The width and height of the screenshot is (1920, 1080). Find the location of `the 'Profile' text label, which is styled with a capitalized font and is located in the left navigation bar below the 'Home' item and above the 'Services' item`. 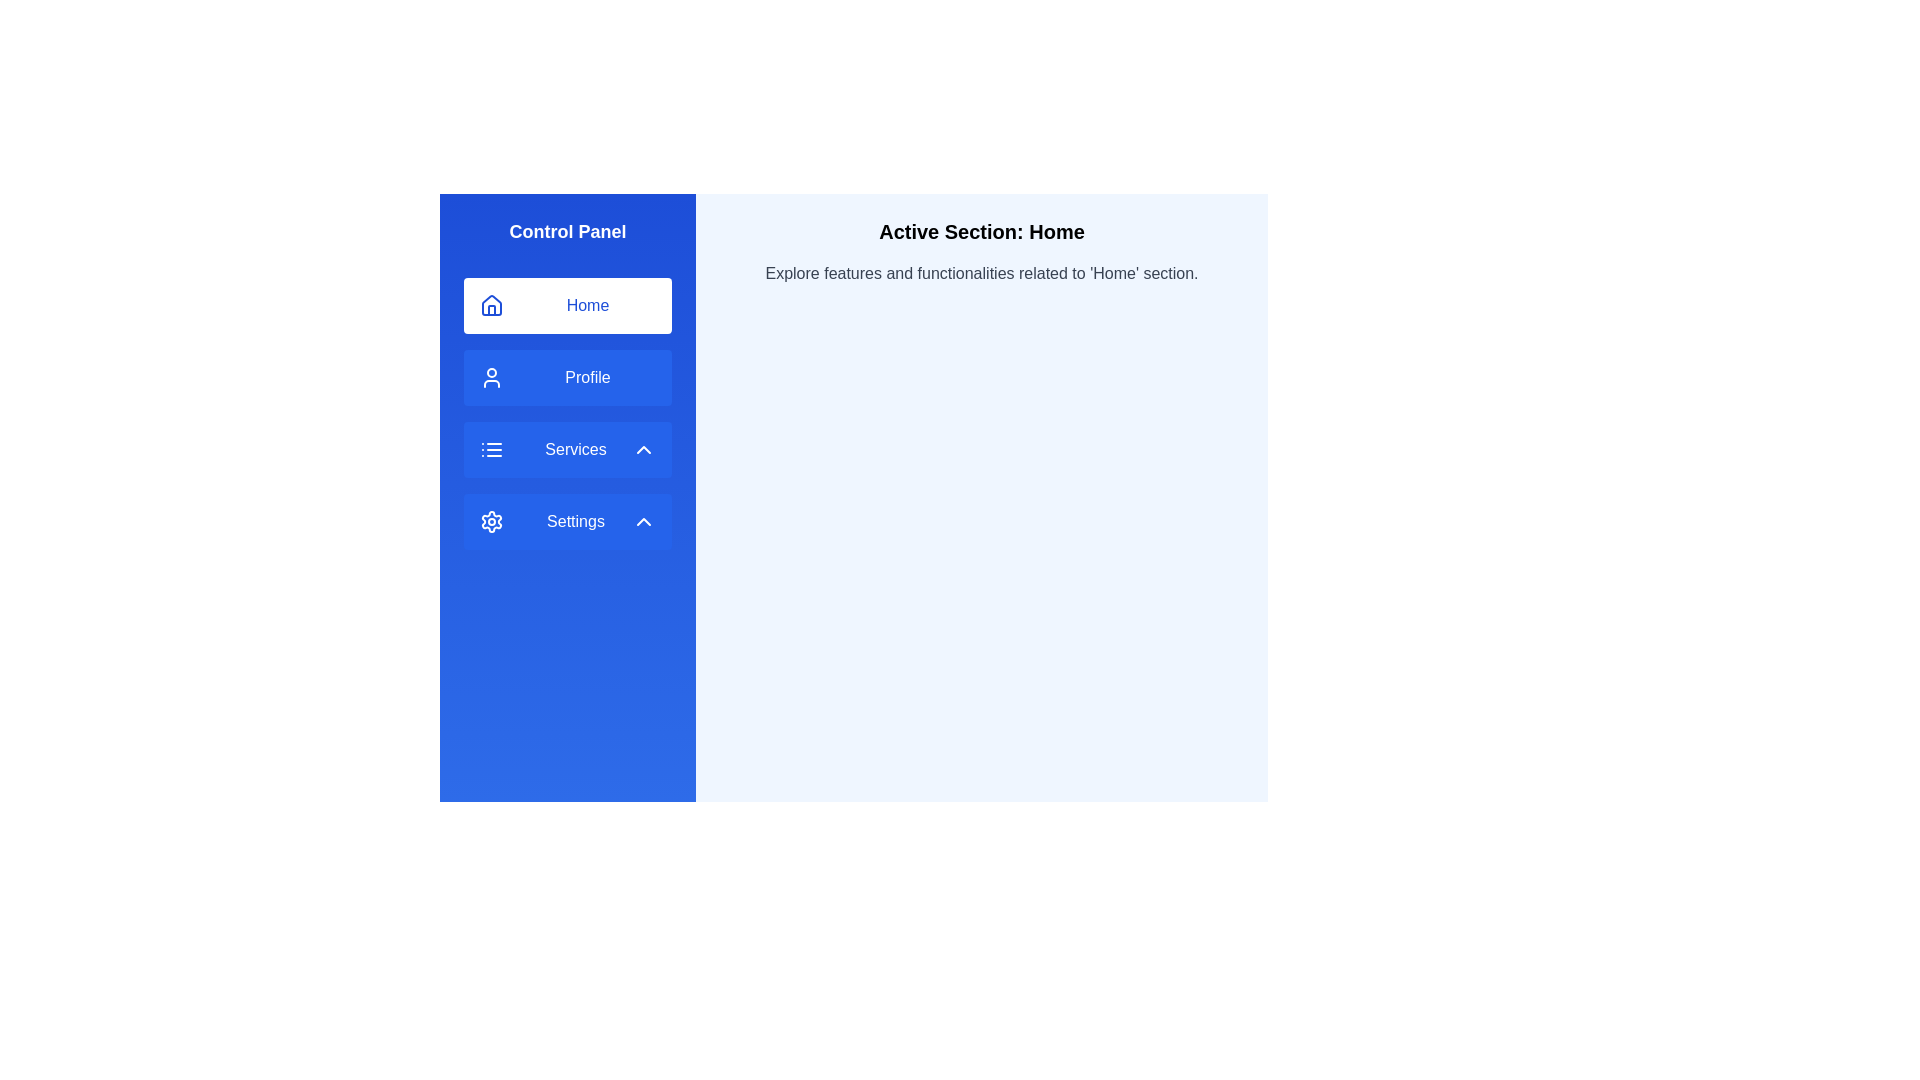

the 'Profile' text label, which is styled with a capitalized font and is located in the left navigation bar below the 'Home' item and above the 'Services' item is located at coordinates (587, 378).